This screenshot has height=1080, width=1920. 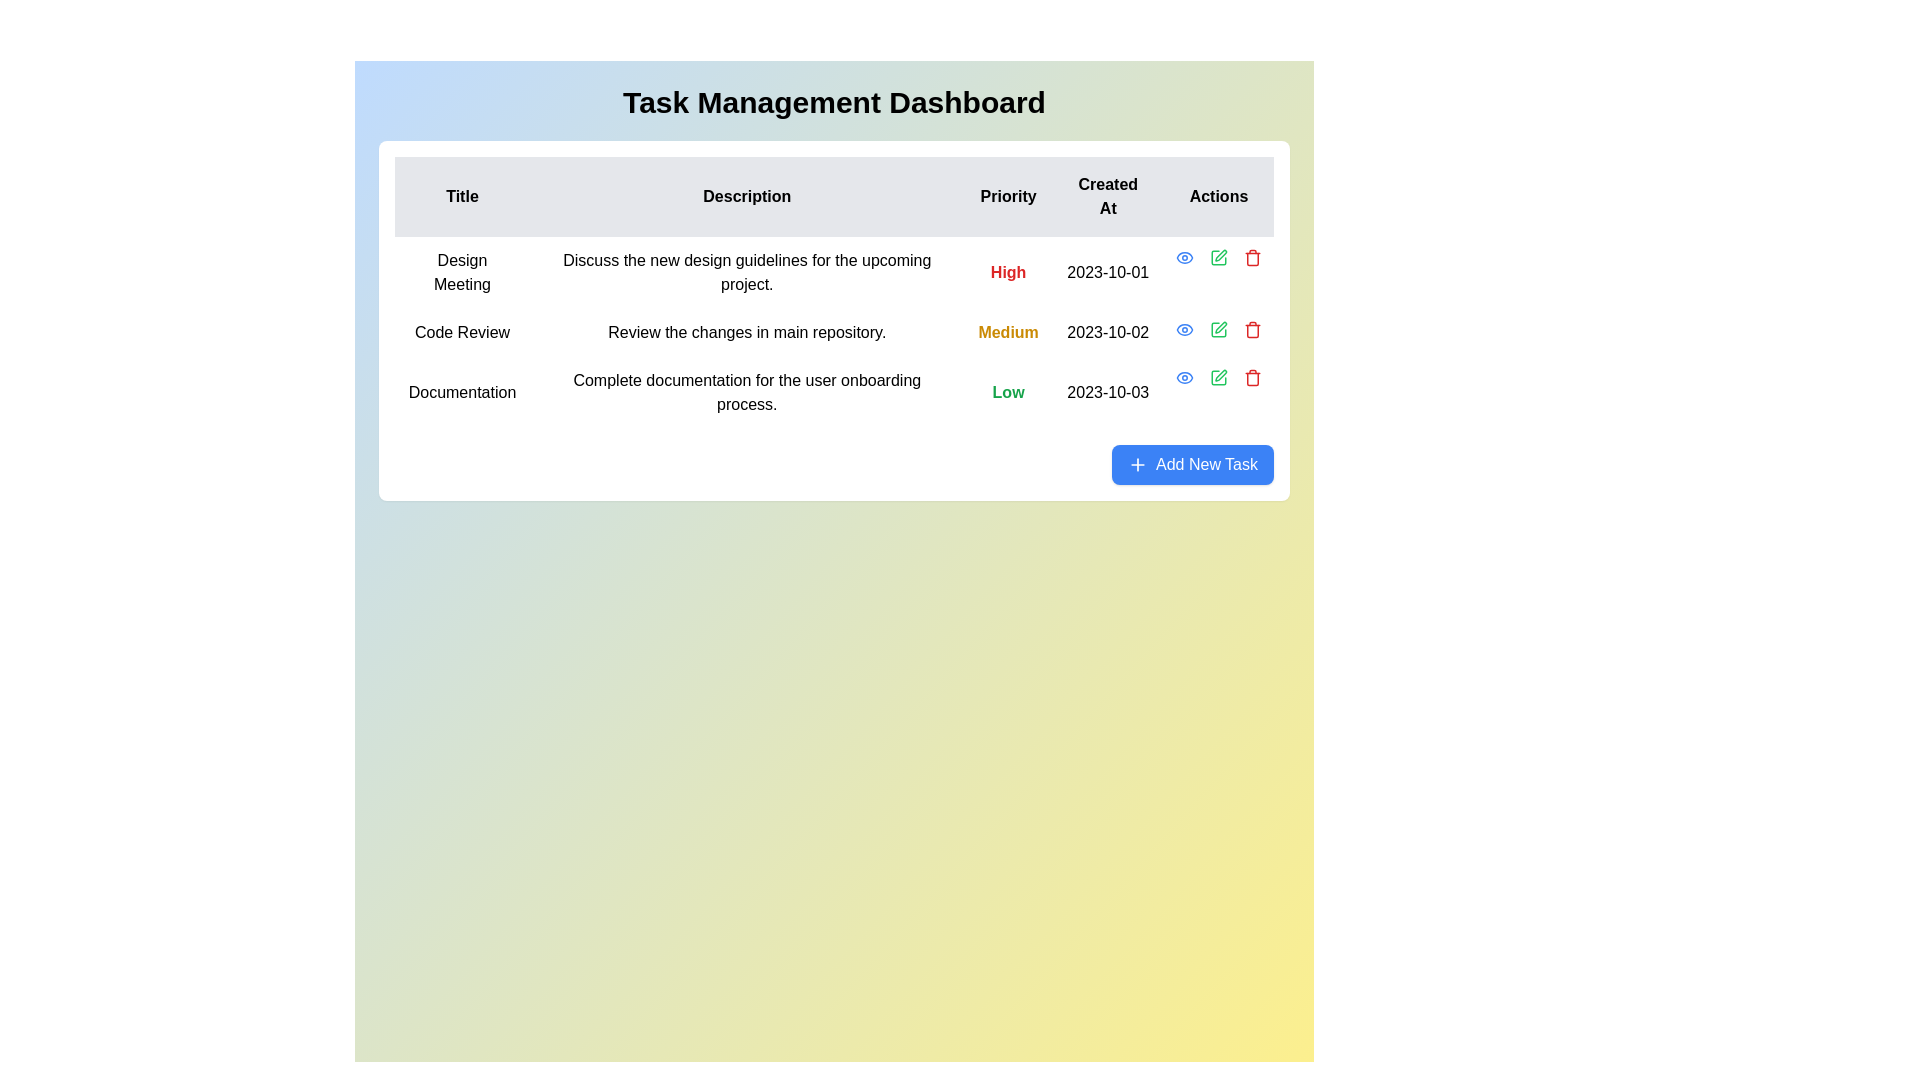 I want to click on the first row of the task management table that includes the task 'Design Meeting', so click(x=834, y=273).